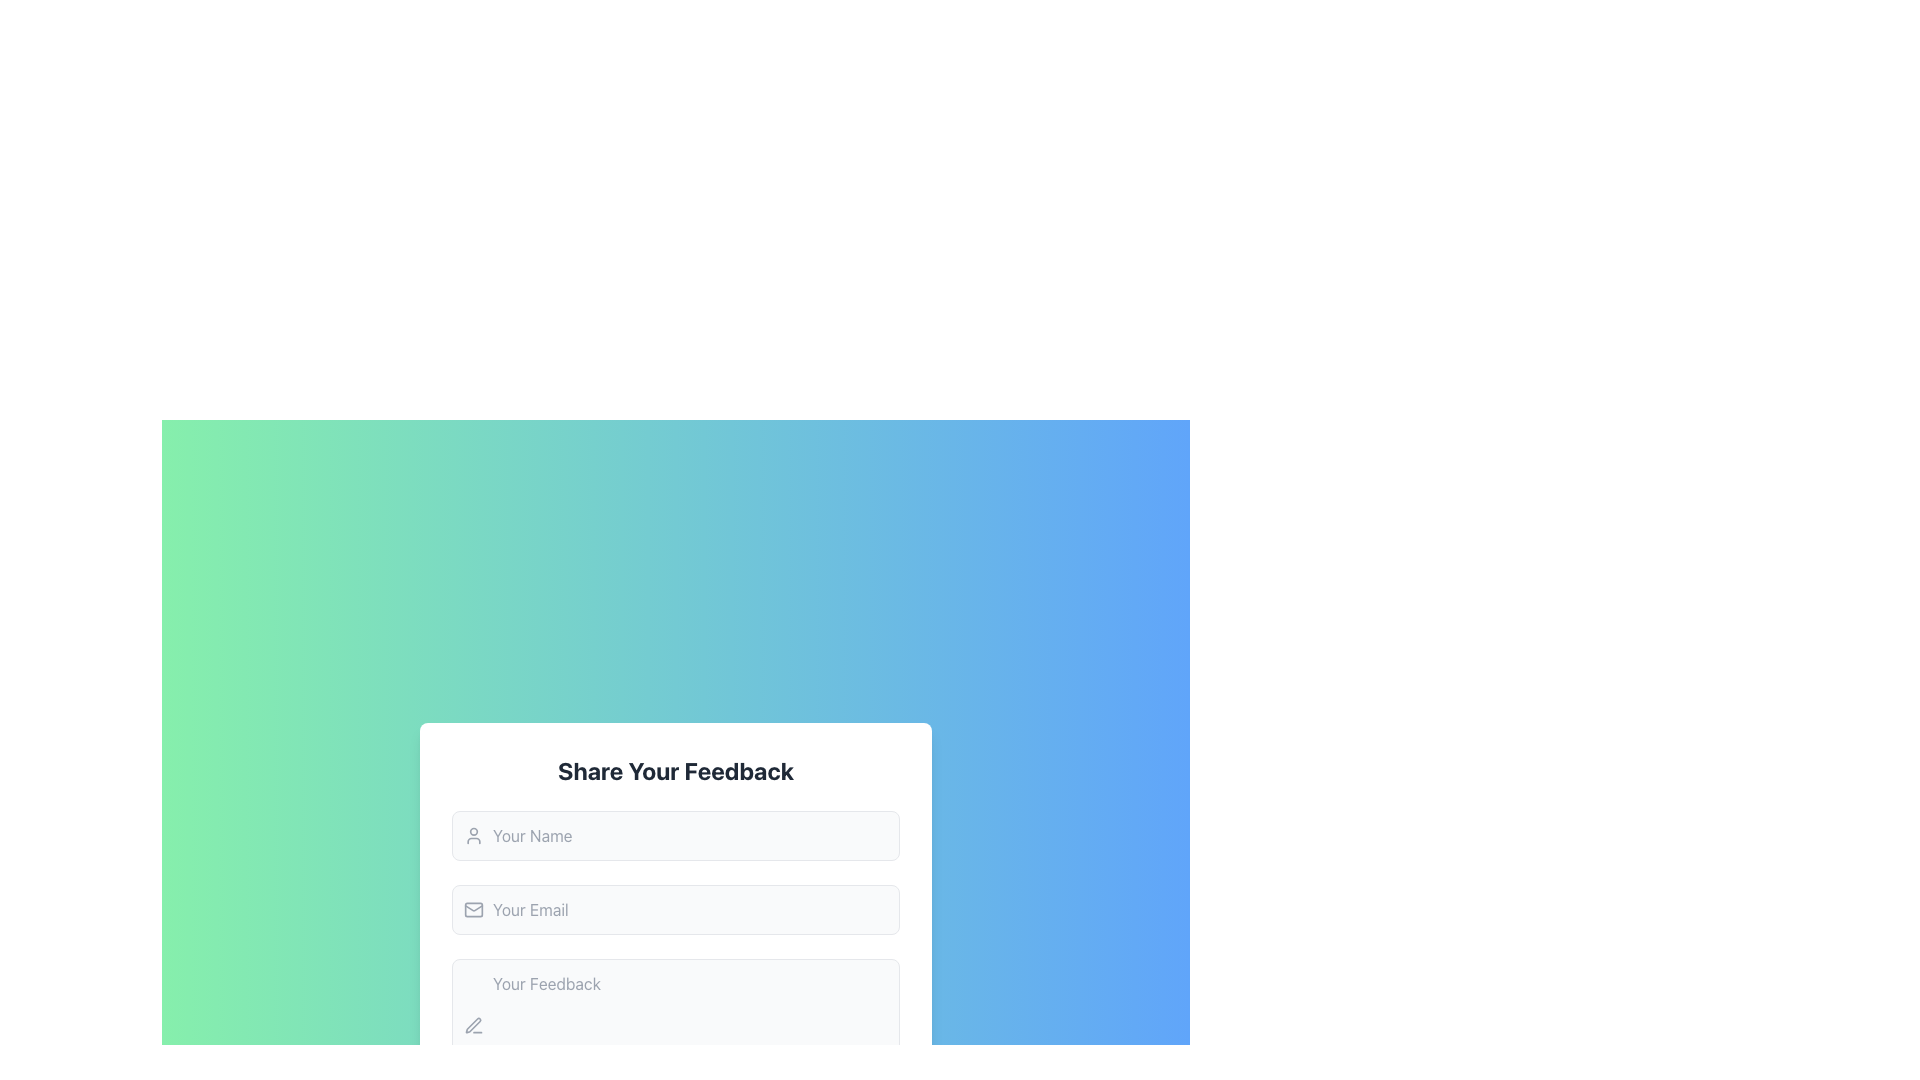 Image resolution: width=1920 pixels, height=1080 pixels. I want to click on the envelope icon representing the email input field in the 'Share Your Feedback' form, so click(473, 910).